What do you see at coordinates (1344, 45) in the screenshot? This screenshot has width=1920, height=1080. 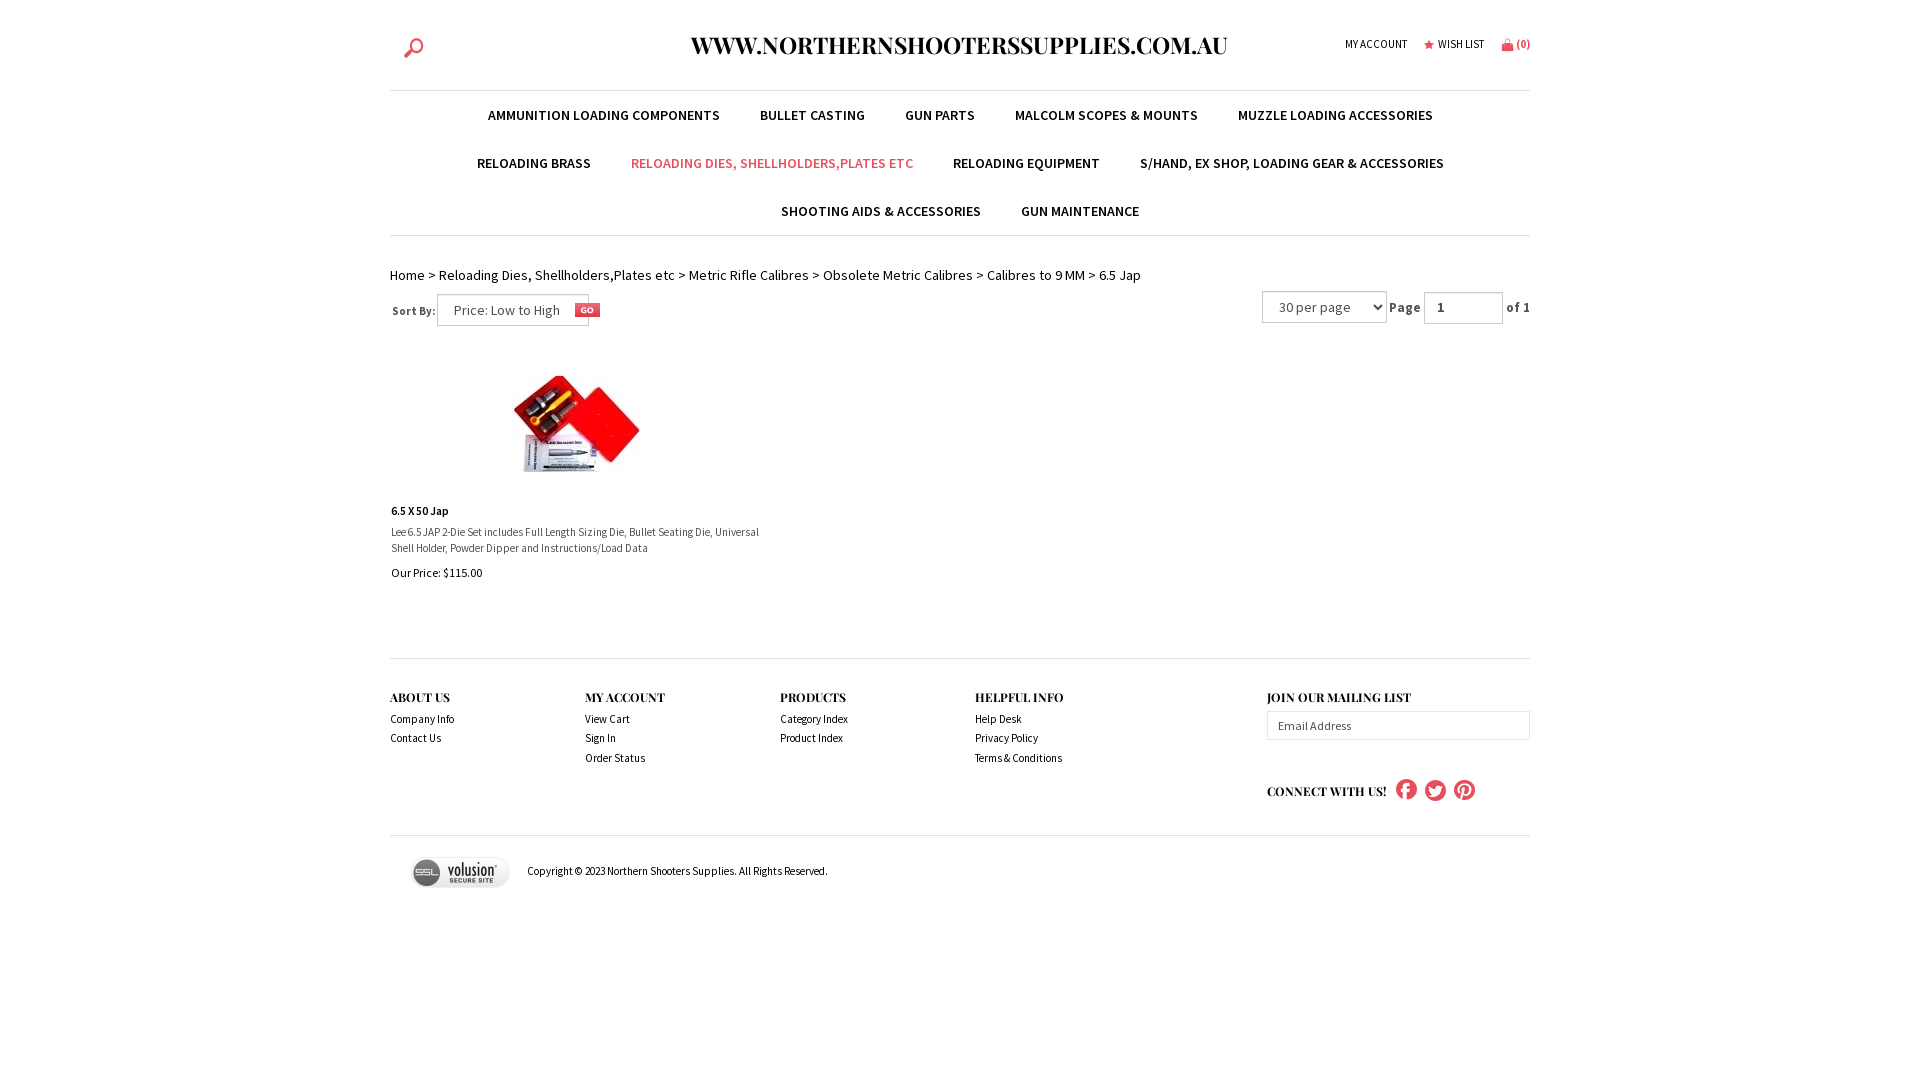 I see `'MY ACCOUNT'` at bounding box center [1344, 45].